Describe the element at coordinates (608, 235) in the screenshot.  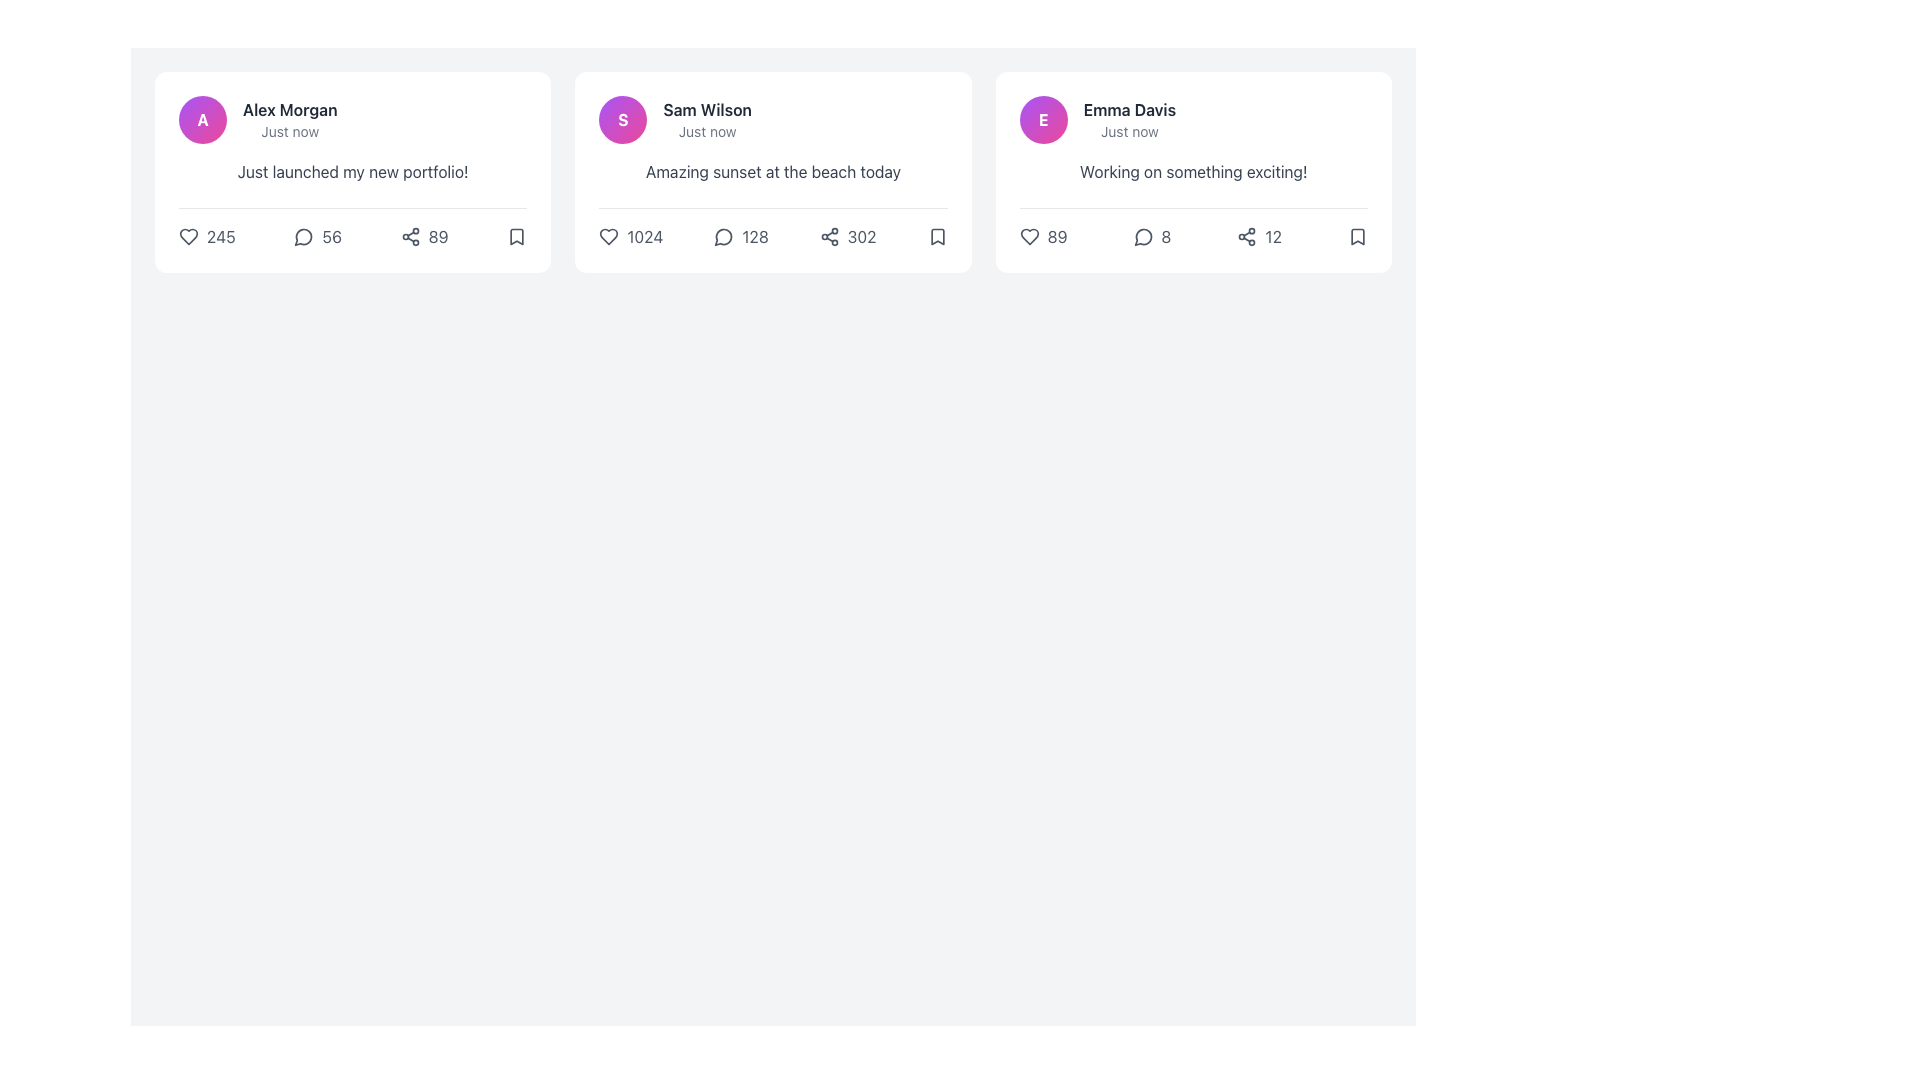
I see `the heart-shaped icon, which is dark gray and positioned to the far left of the numerical value '1024', to increase the associated count` at that location.